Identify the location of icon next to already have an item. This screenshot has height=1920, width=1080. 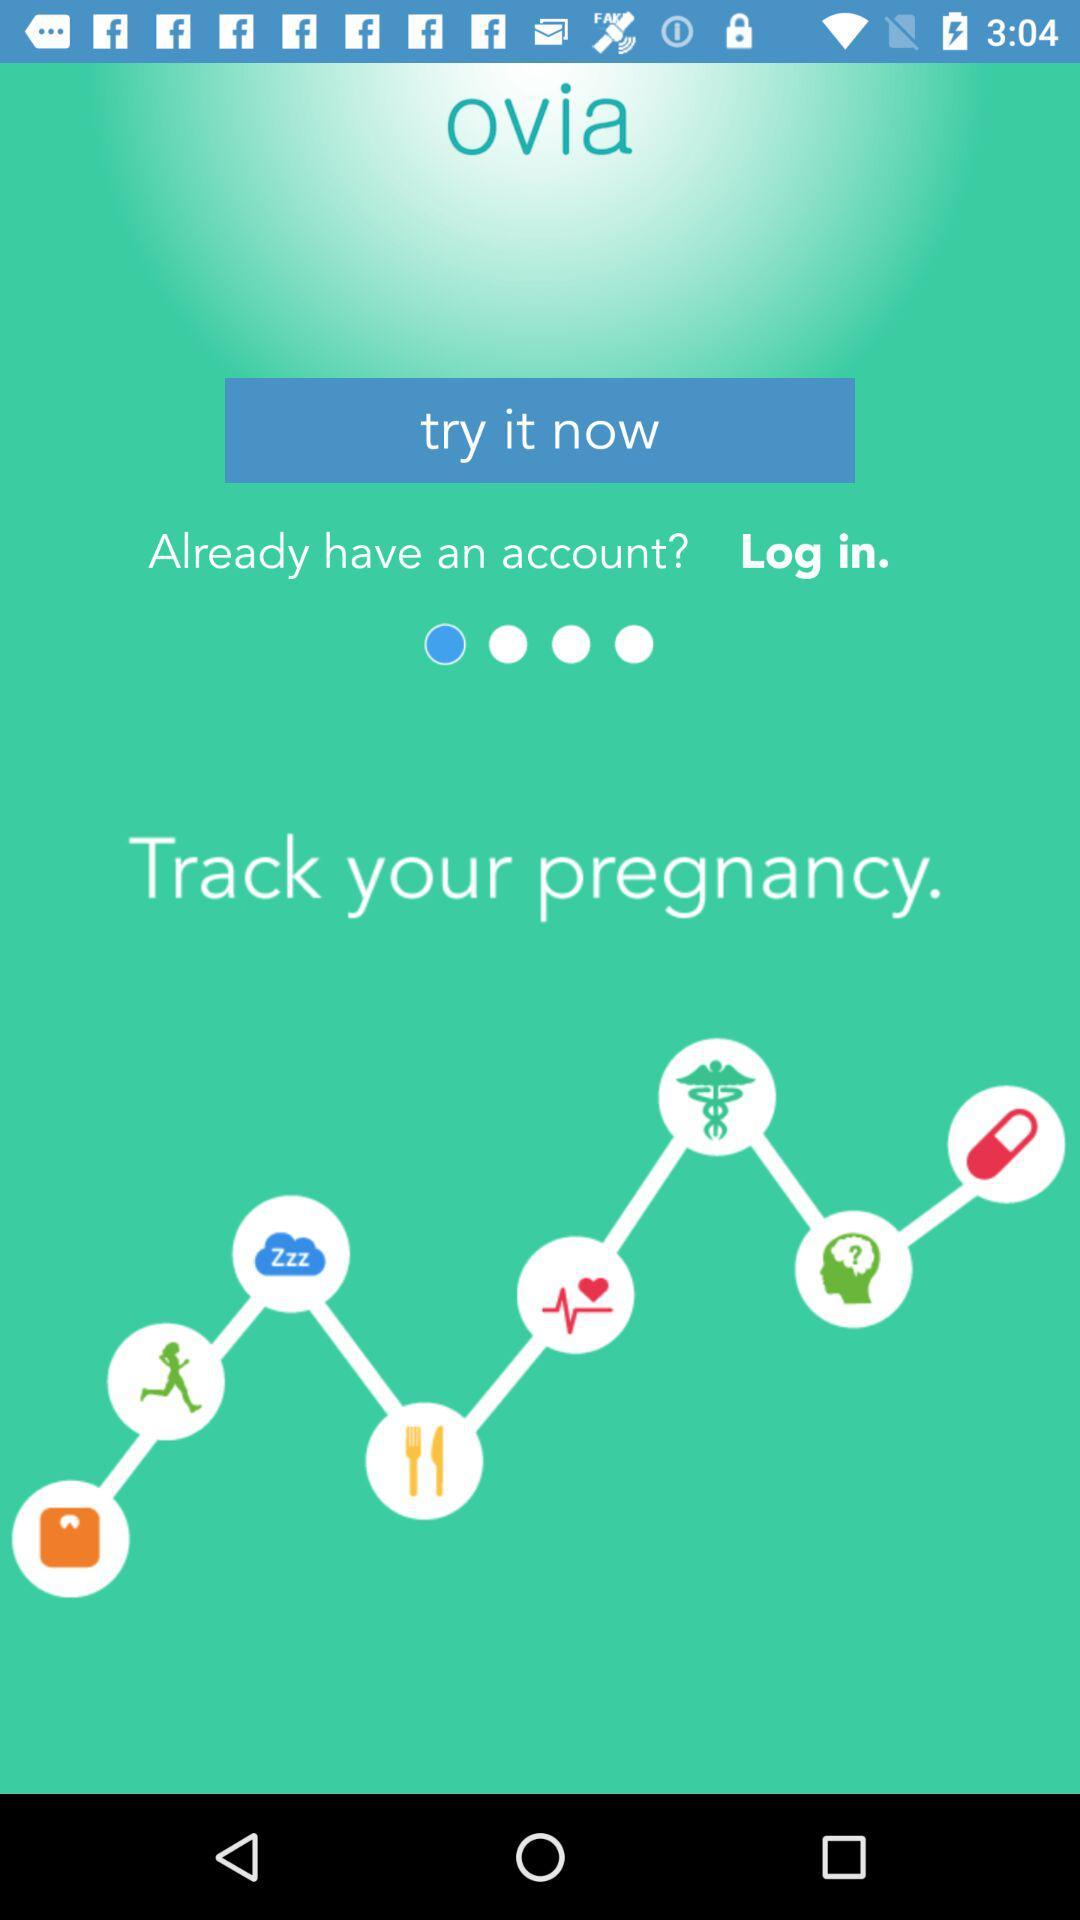
(815, 551).